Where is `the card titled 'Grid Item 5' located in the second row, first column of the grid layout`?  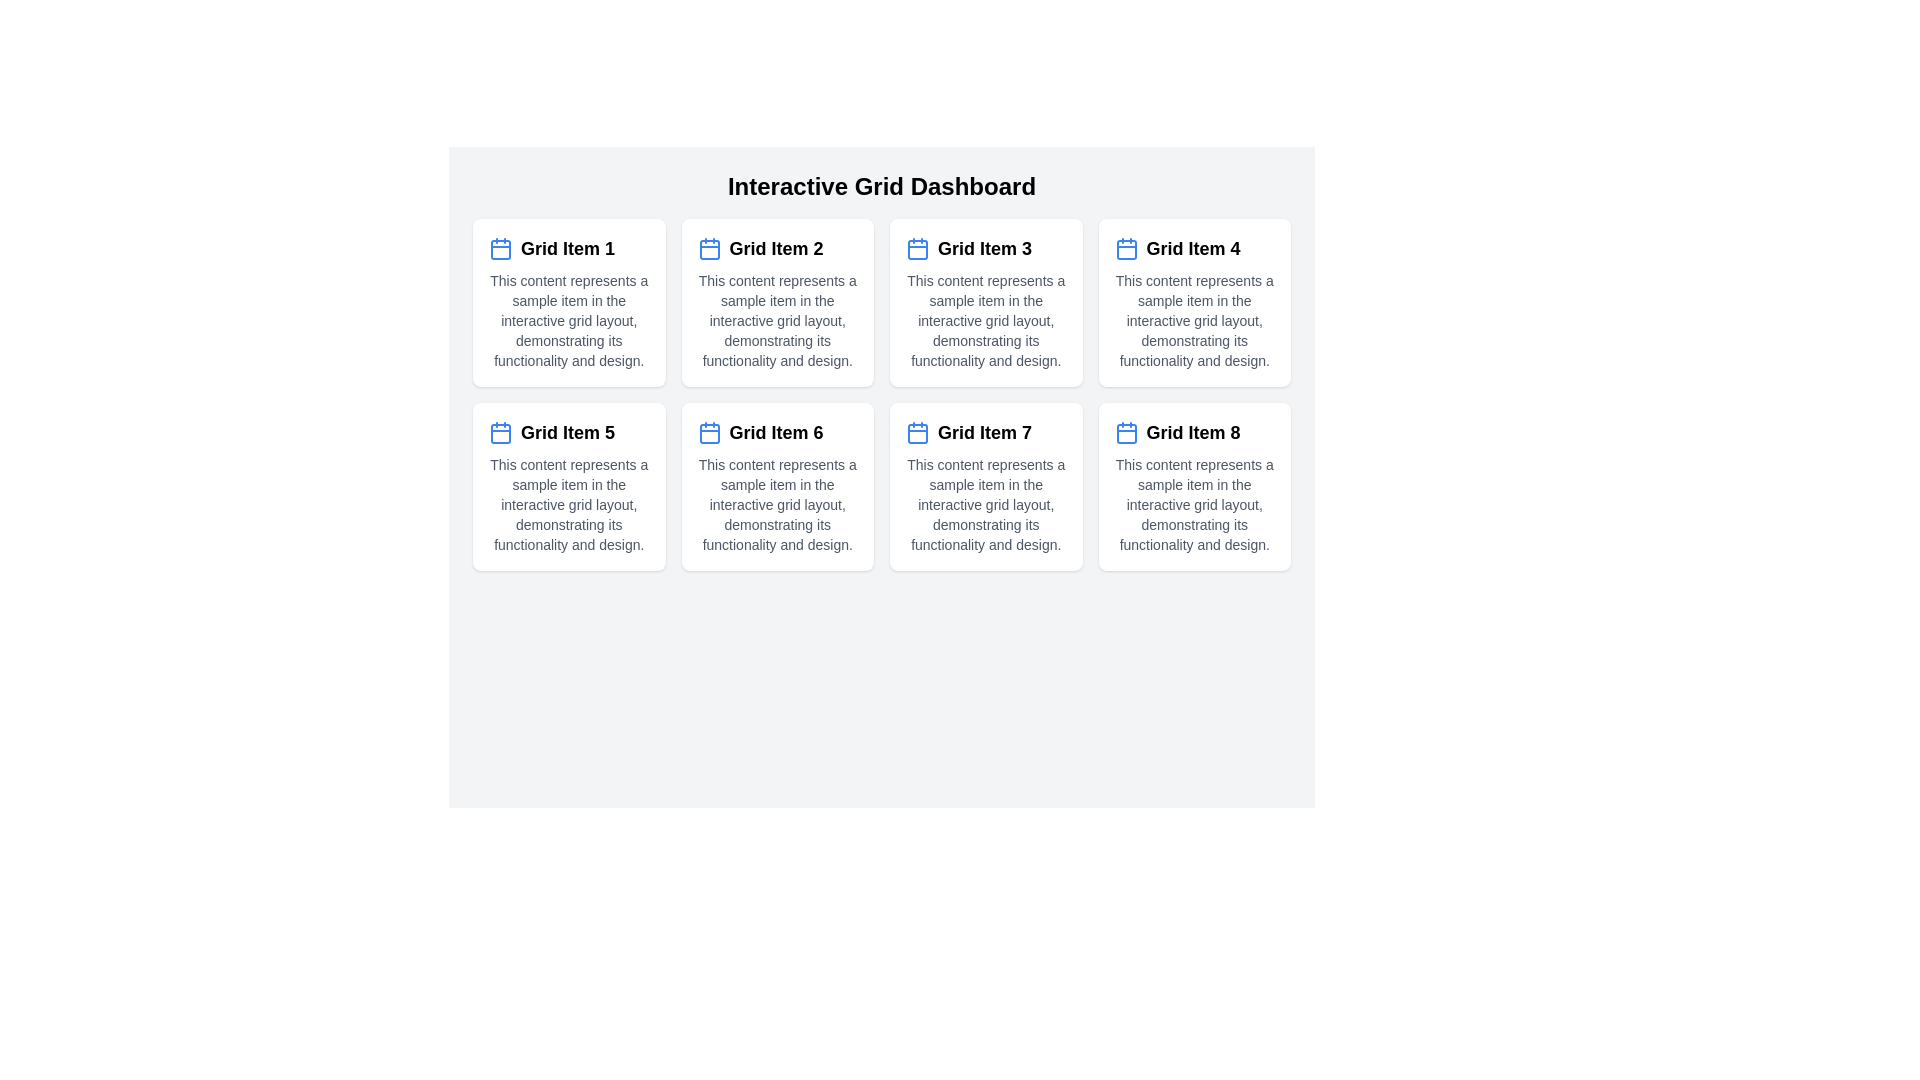
the card titled 'Grid Item 5' located in the second row, first column of the grid layout is located at coordinates (568, 486).